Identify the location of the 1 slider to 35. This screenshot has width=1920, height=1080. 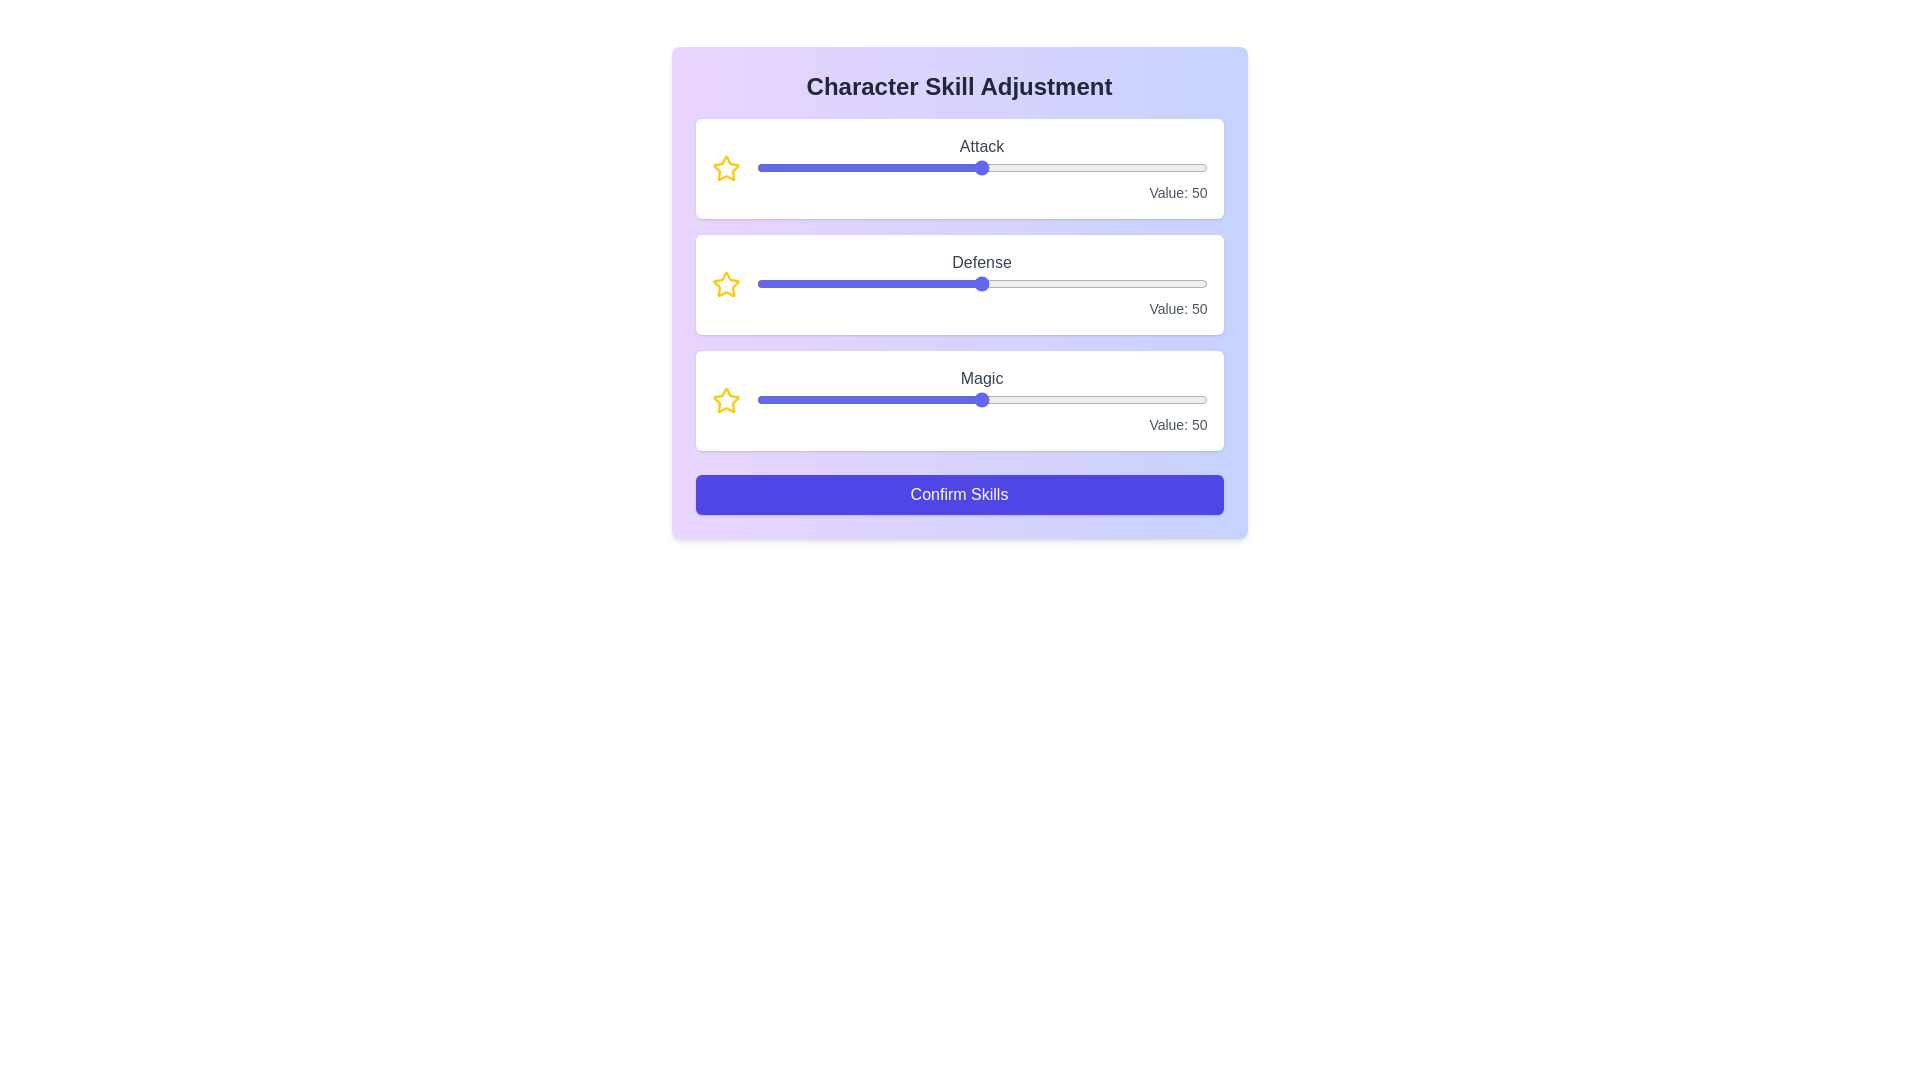
(1059, 284).